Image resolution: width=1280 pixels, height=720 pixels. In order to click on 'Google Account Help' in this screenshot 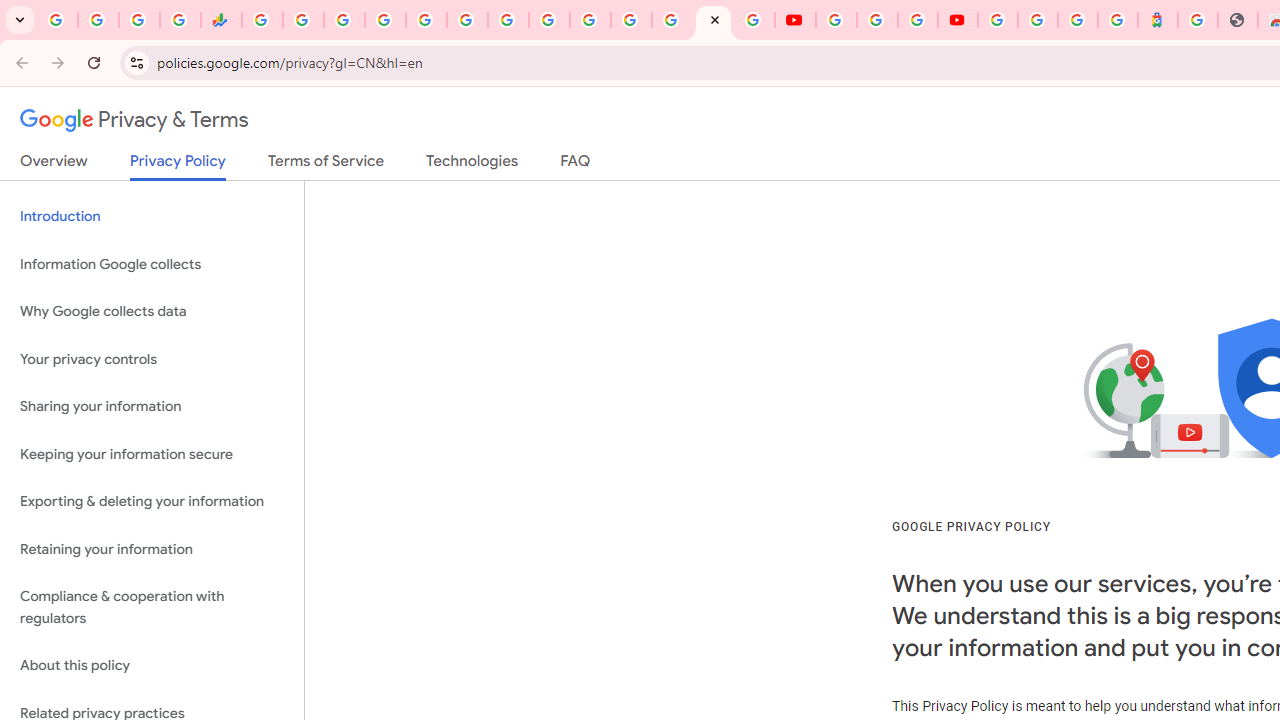, I will do `click(877, 20)`.